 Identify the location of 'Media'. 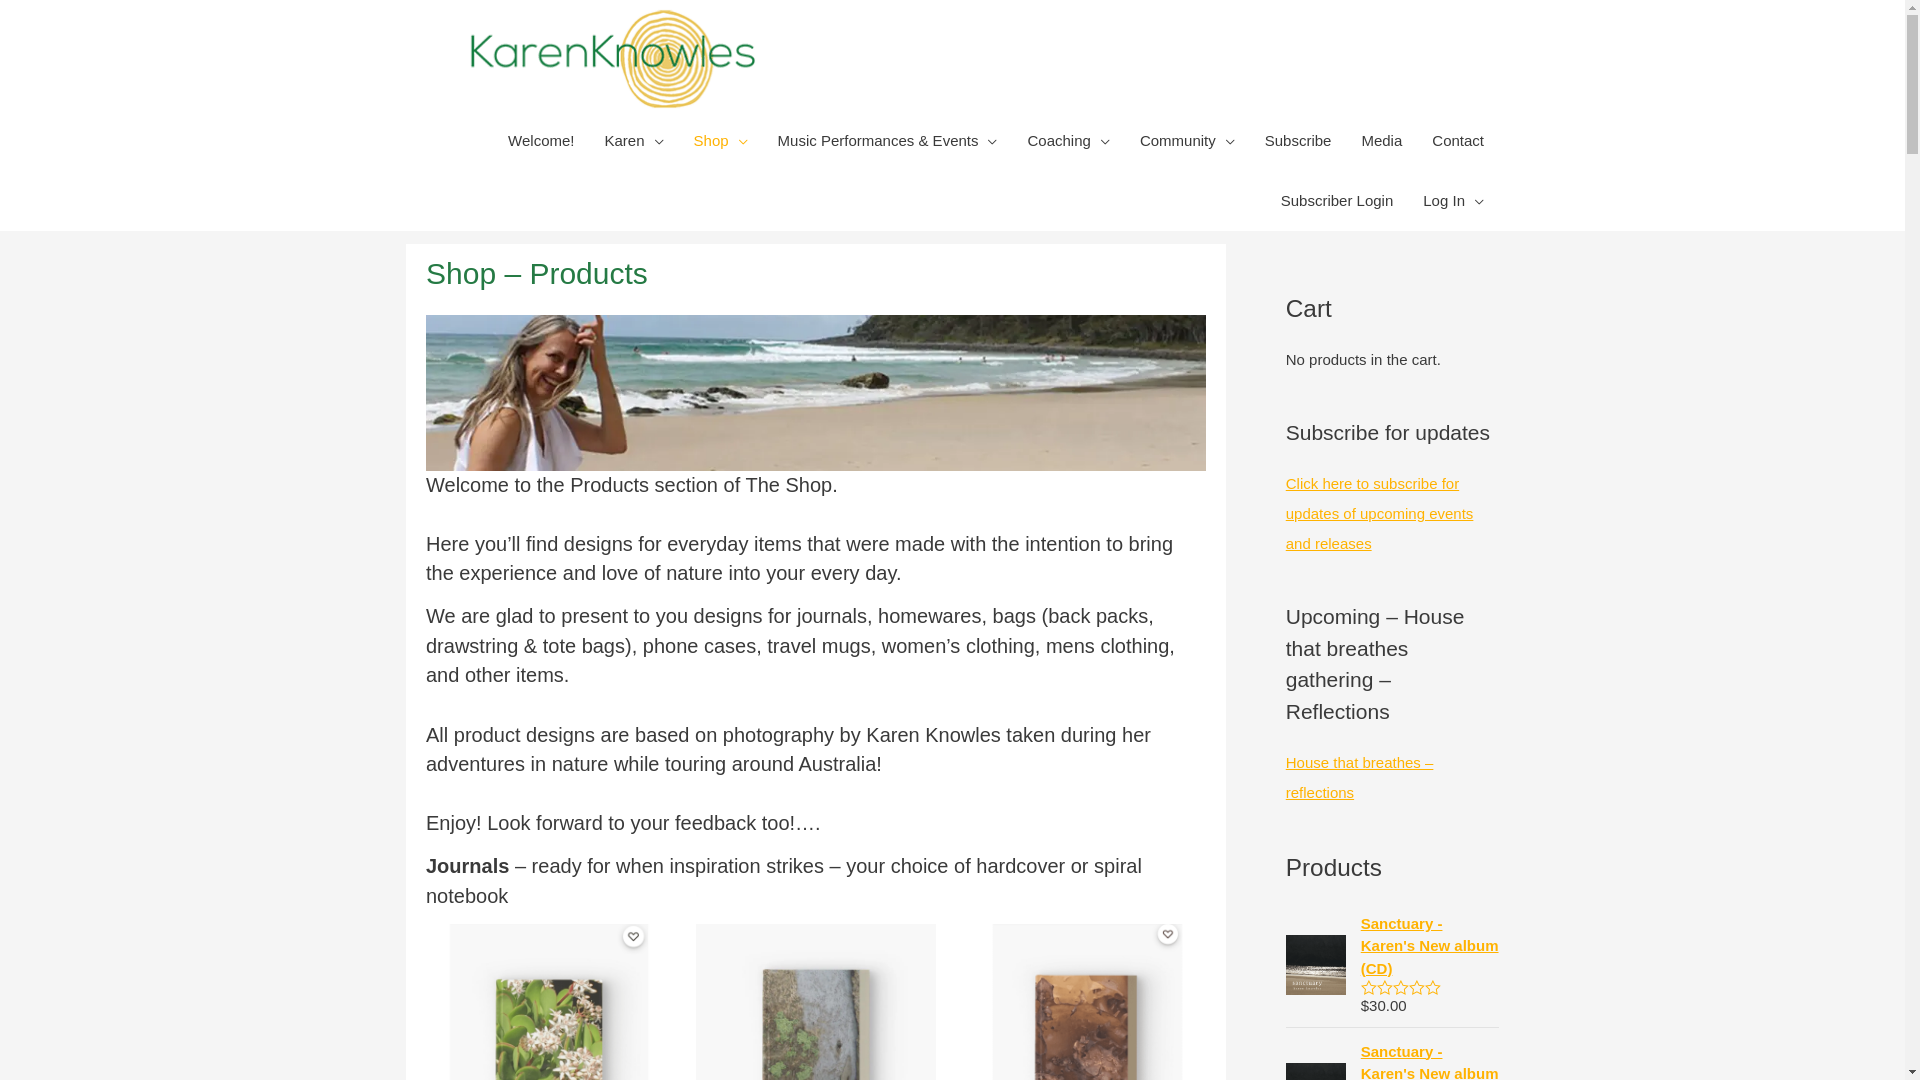
(1380, 140).